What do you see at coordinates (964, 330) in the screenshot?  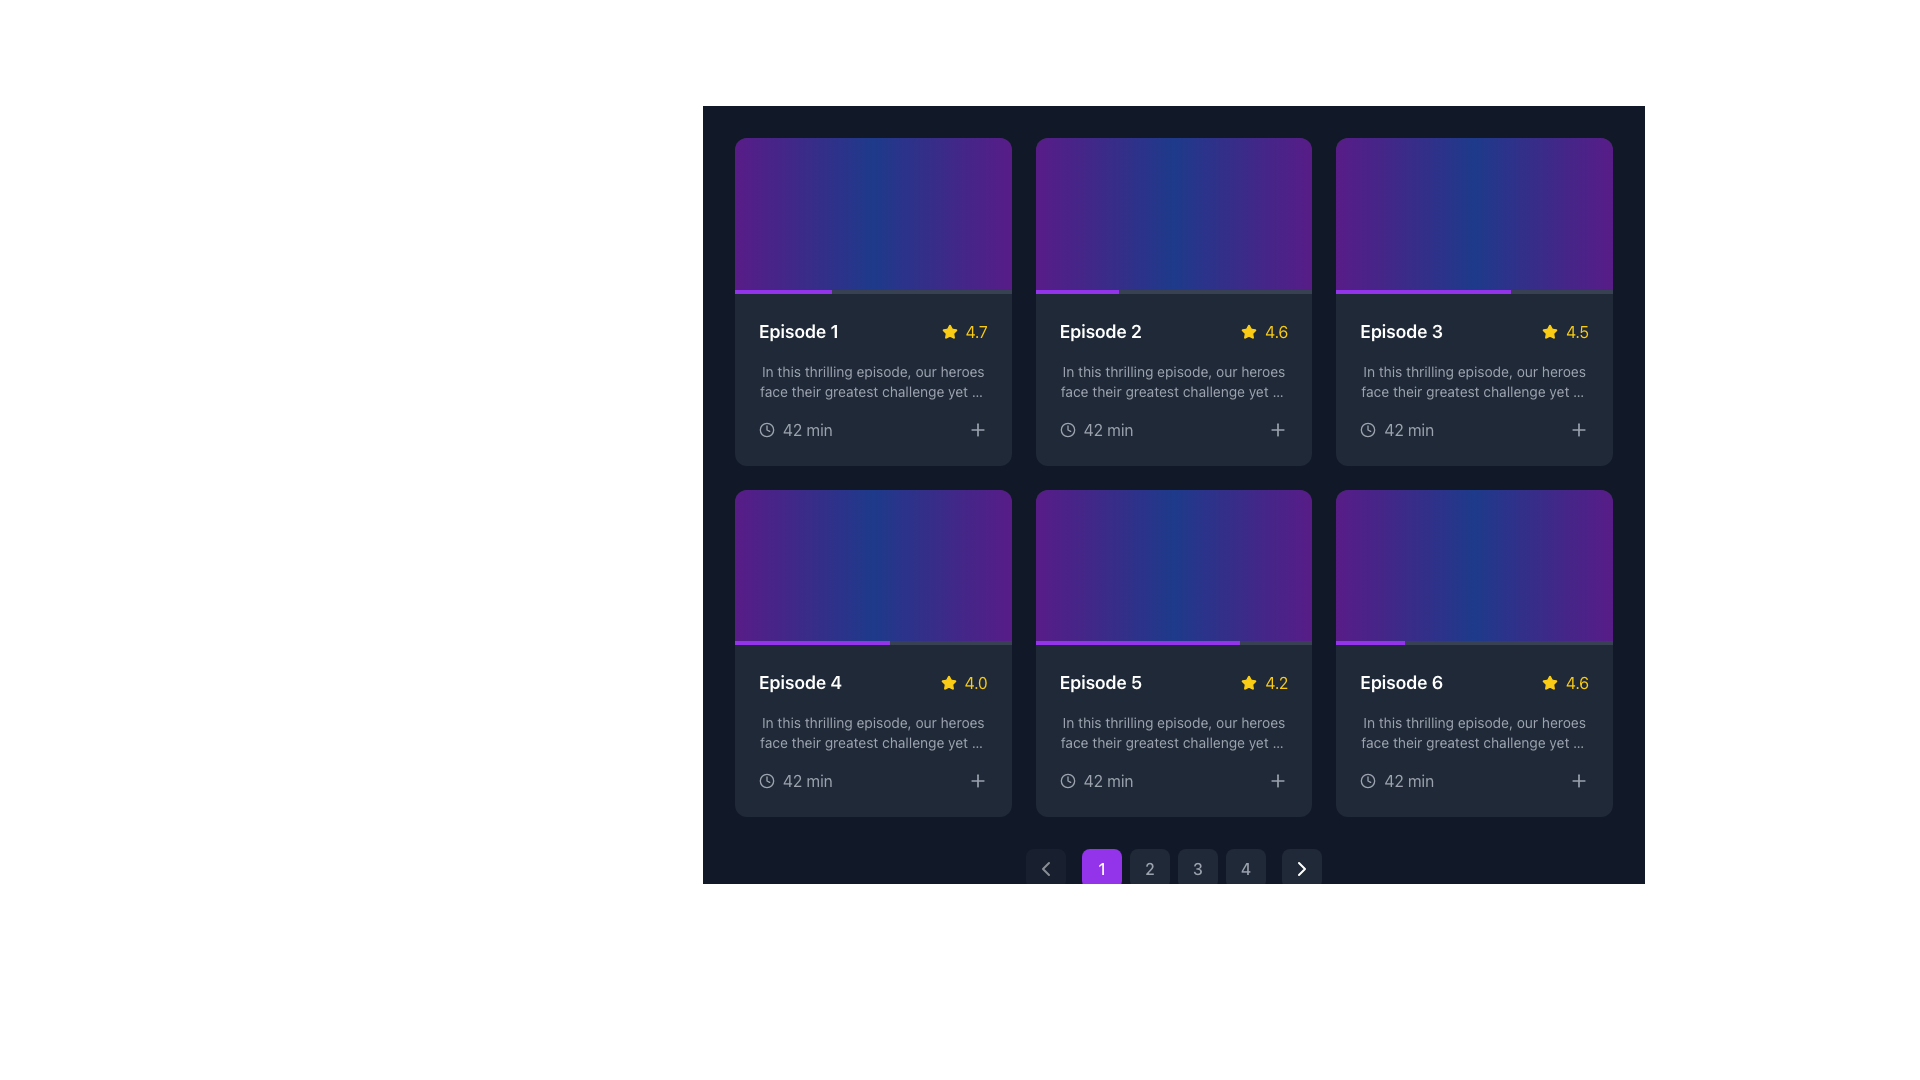 I see `the displayed rating for Episode 1, which is visually represented in the rating section at the top-right corner of the card` at bounding box center [964, 330].